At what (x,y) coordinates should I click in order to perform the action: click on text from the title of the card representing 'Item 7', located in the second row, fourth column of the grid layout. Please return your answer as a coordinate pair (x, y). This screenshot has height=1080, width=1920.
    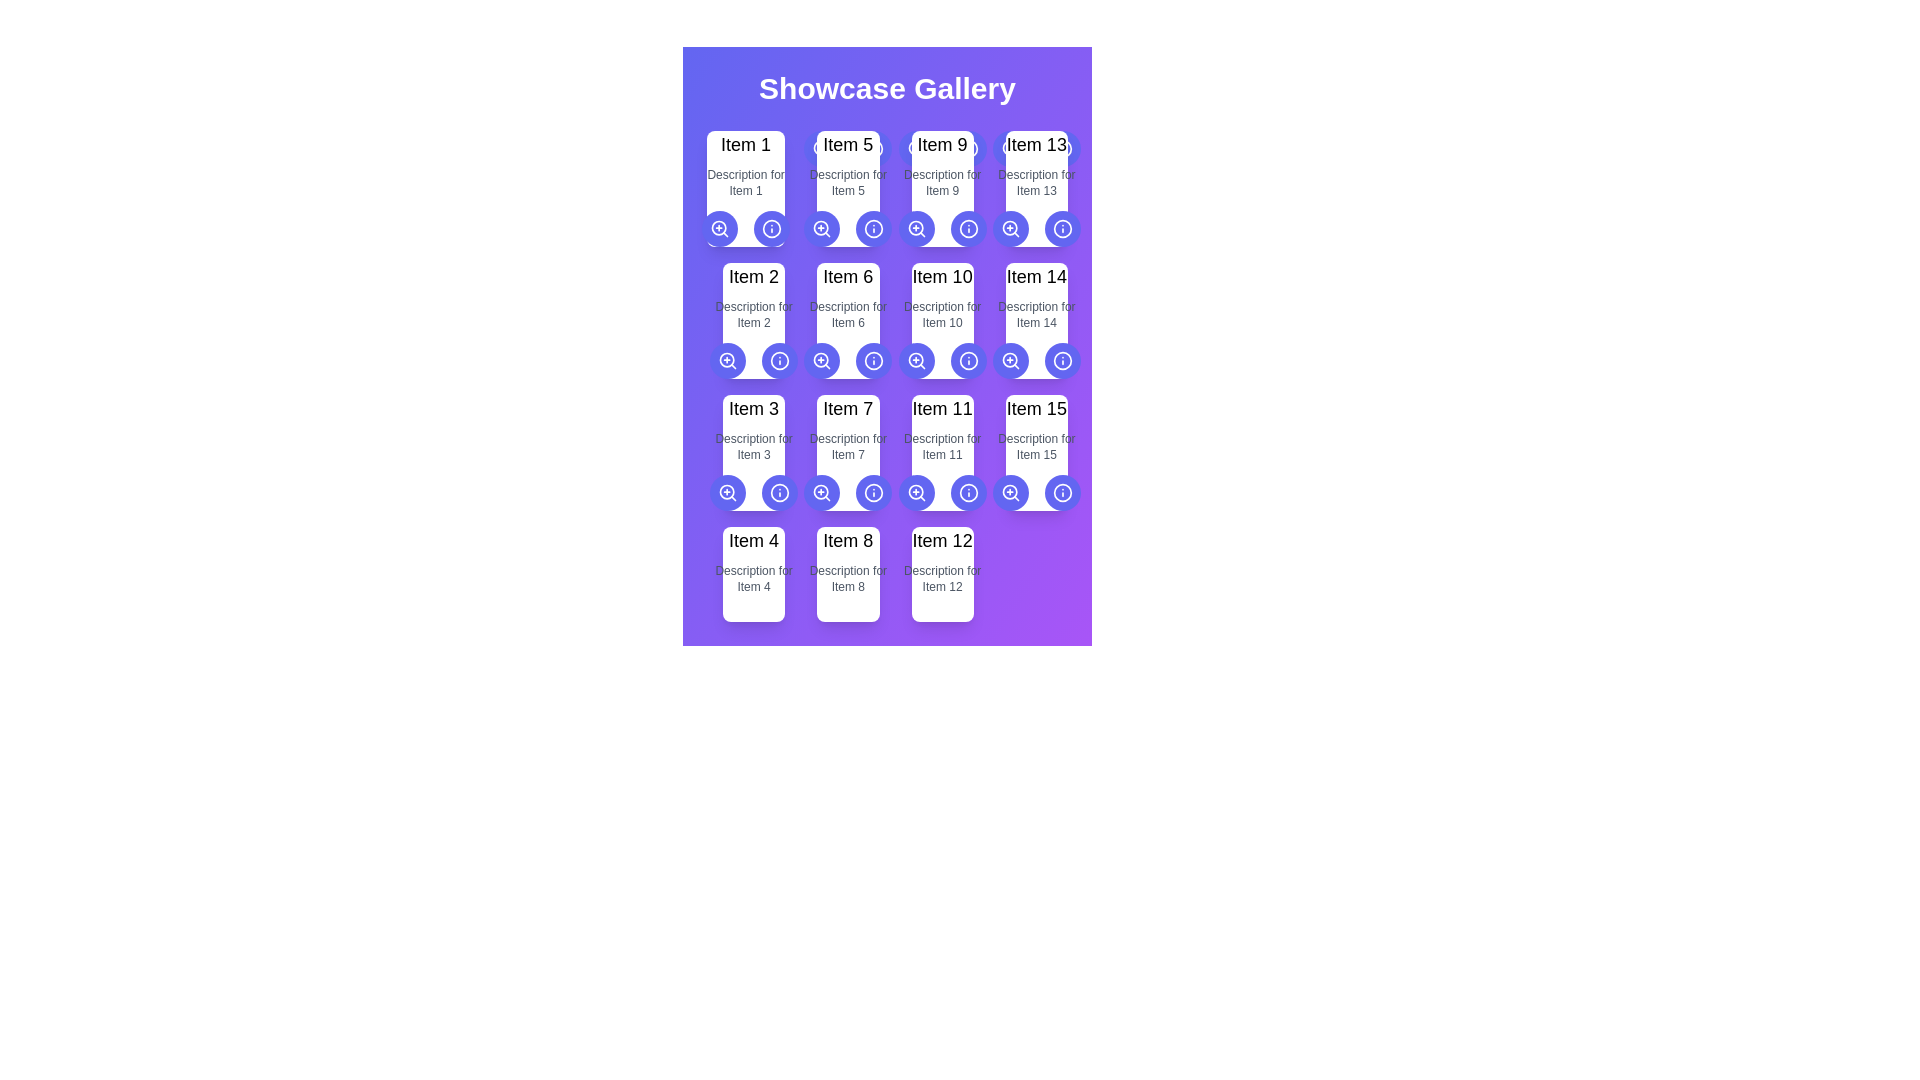
    Looking at the image, I should click on (848, 407).